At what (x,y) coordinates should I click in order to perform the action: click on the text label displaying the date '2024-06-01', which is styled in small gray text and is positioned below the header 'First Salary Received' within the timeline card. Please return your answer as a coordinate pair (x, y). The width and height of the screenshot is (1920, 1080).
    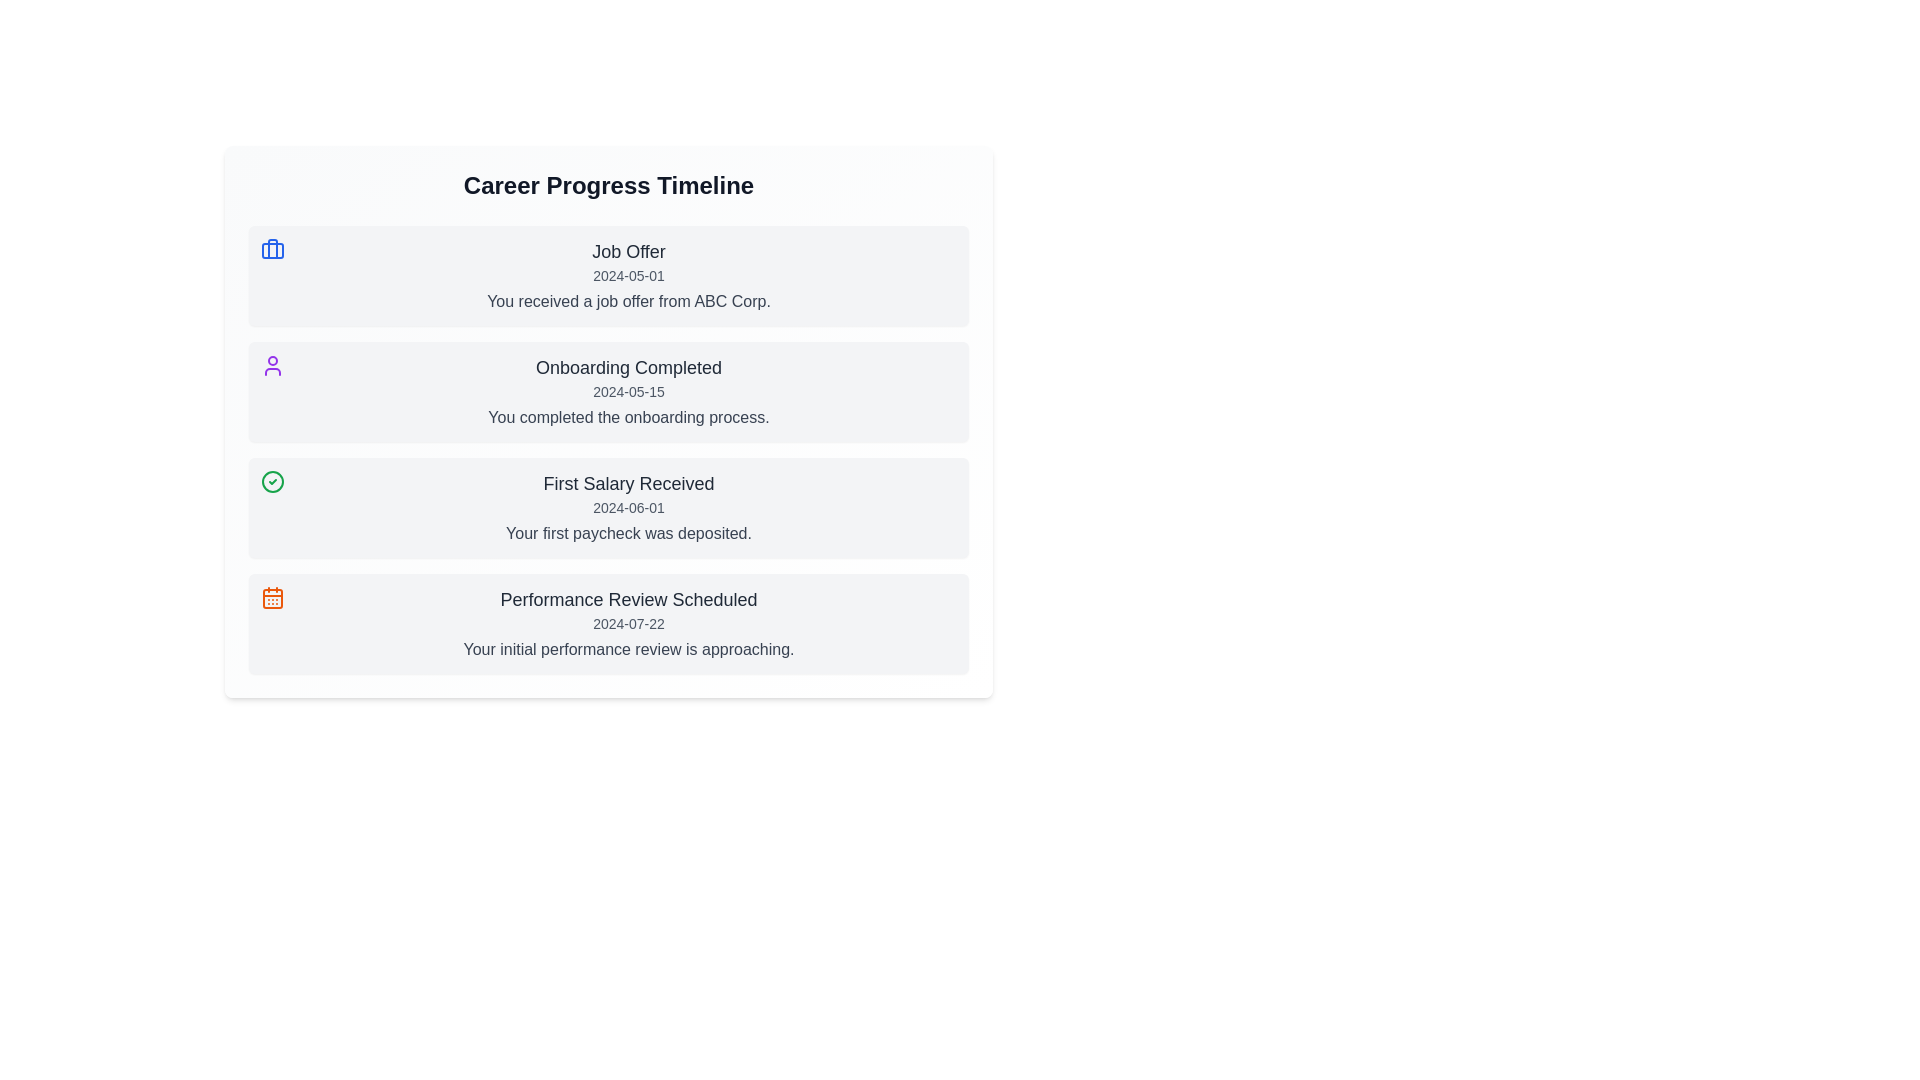
    Looking at the image, I should click on (627, 507).